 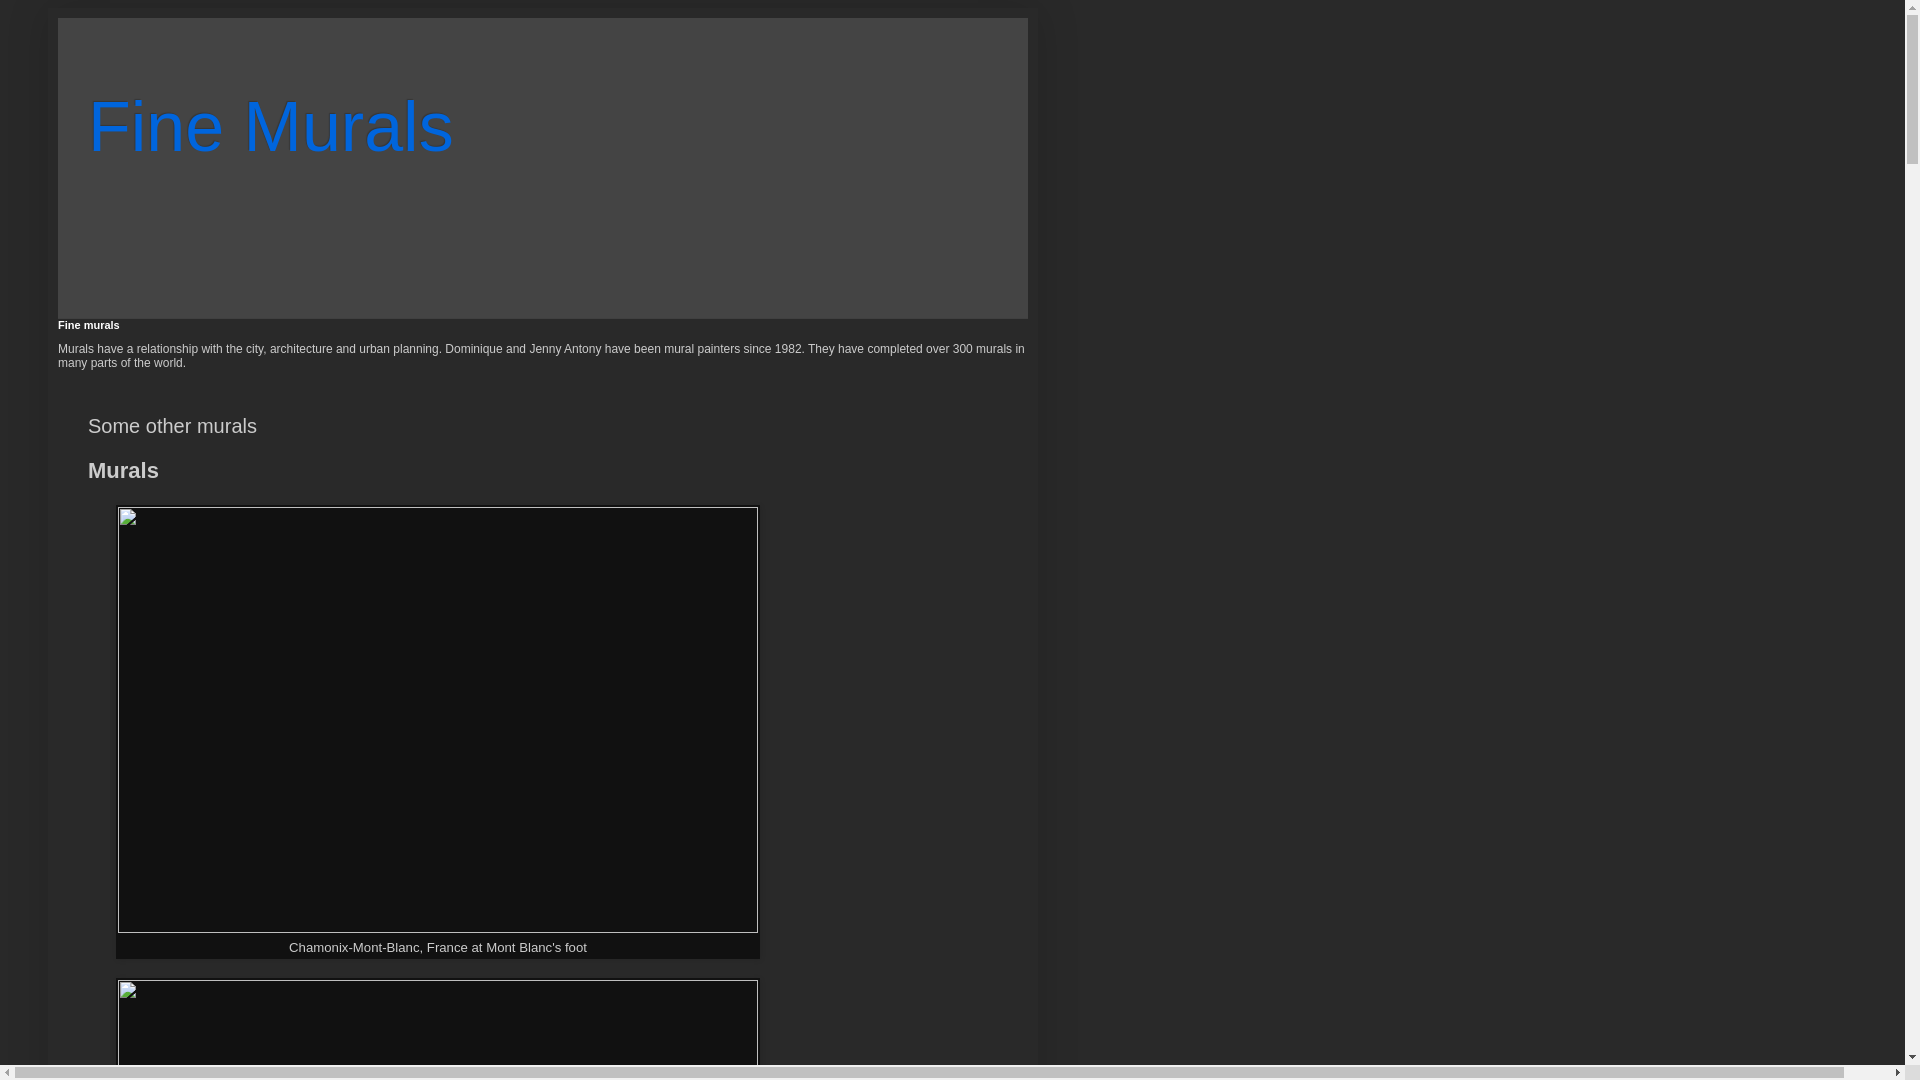 What do you see at coordinates (269, 127) in the screenshot?
I see `'Fine Murals'` at bounding box center [269, 127].